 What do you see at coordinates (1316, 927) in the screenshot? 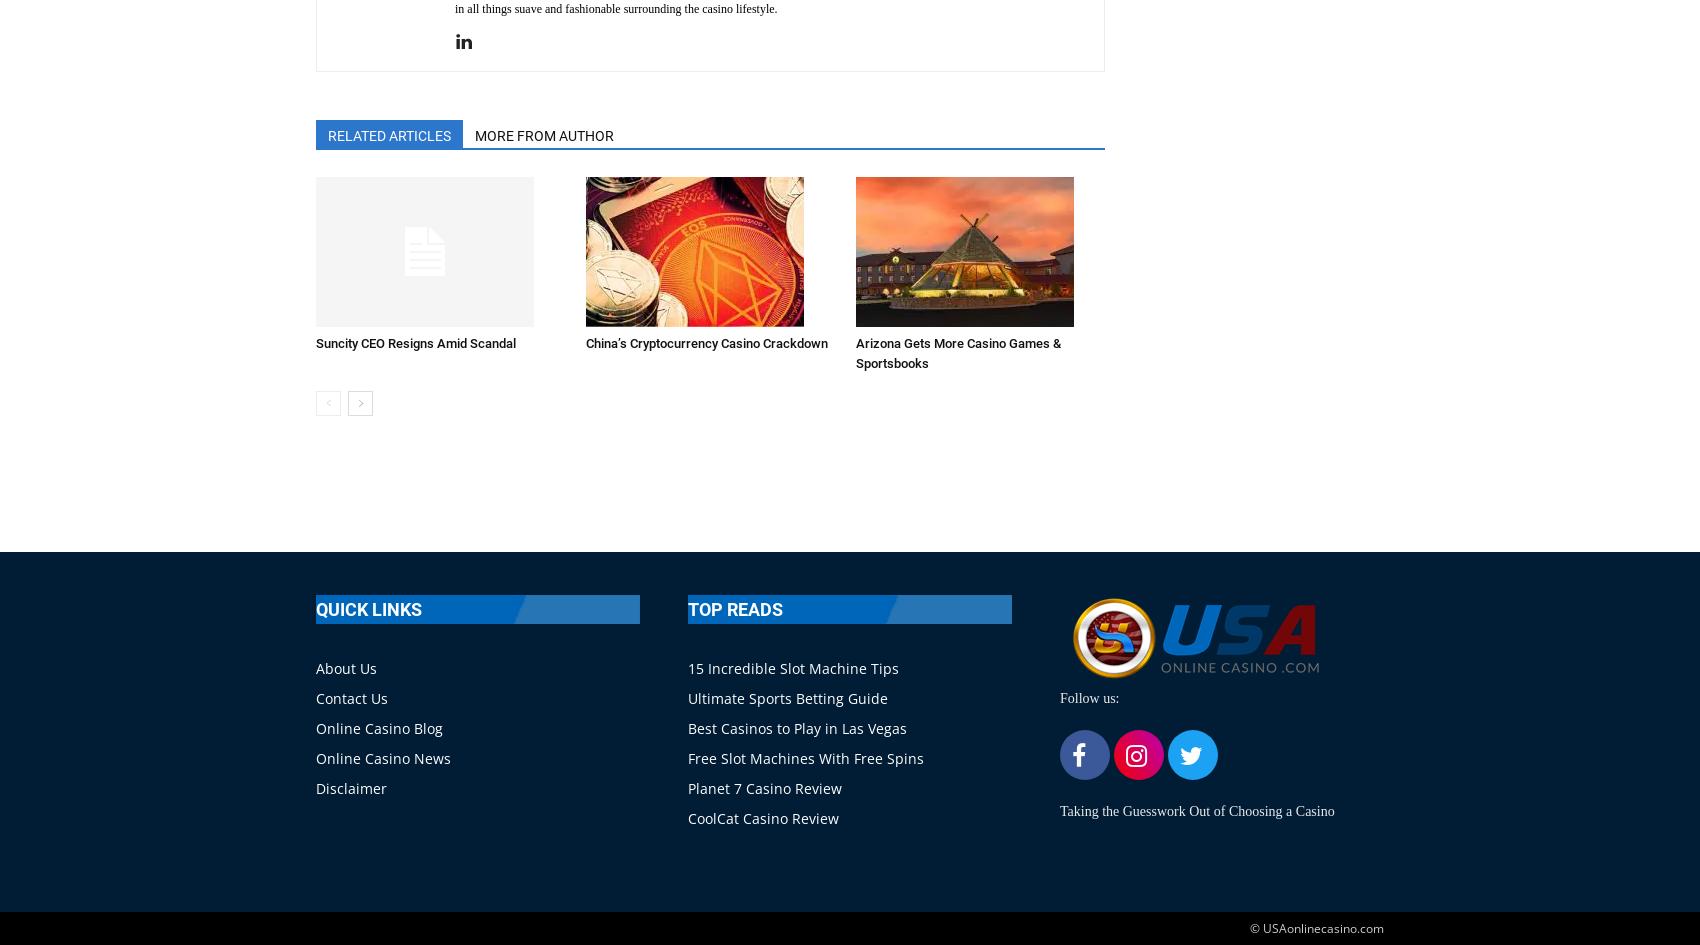
I see `'© USAonlinecasino.com'` at bounding box center [1316, 927].